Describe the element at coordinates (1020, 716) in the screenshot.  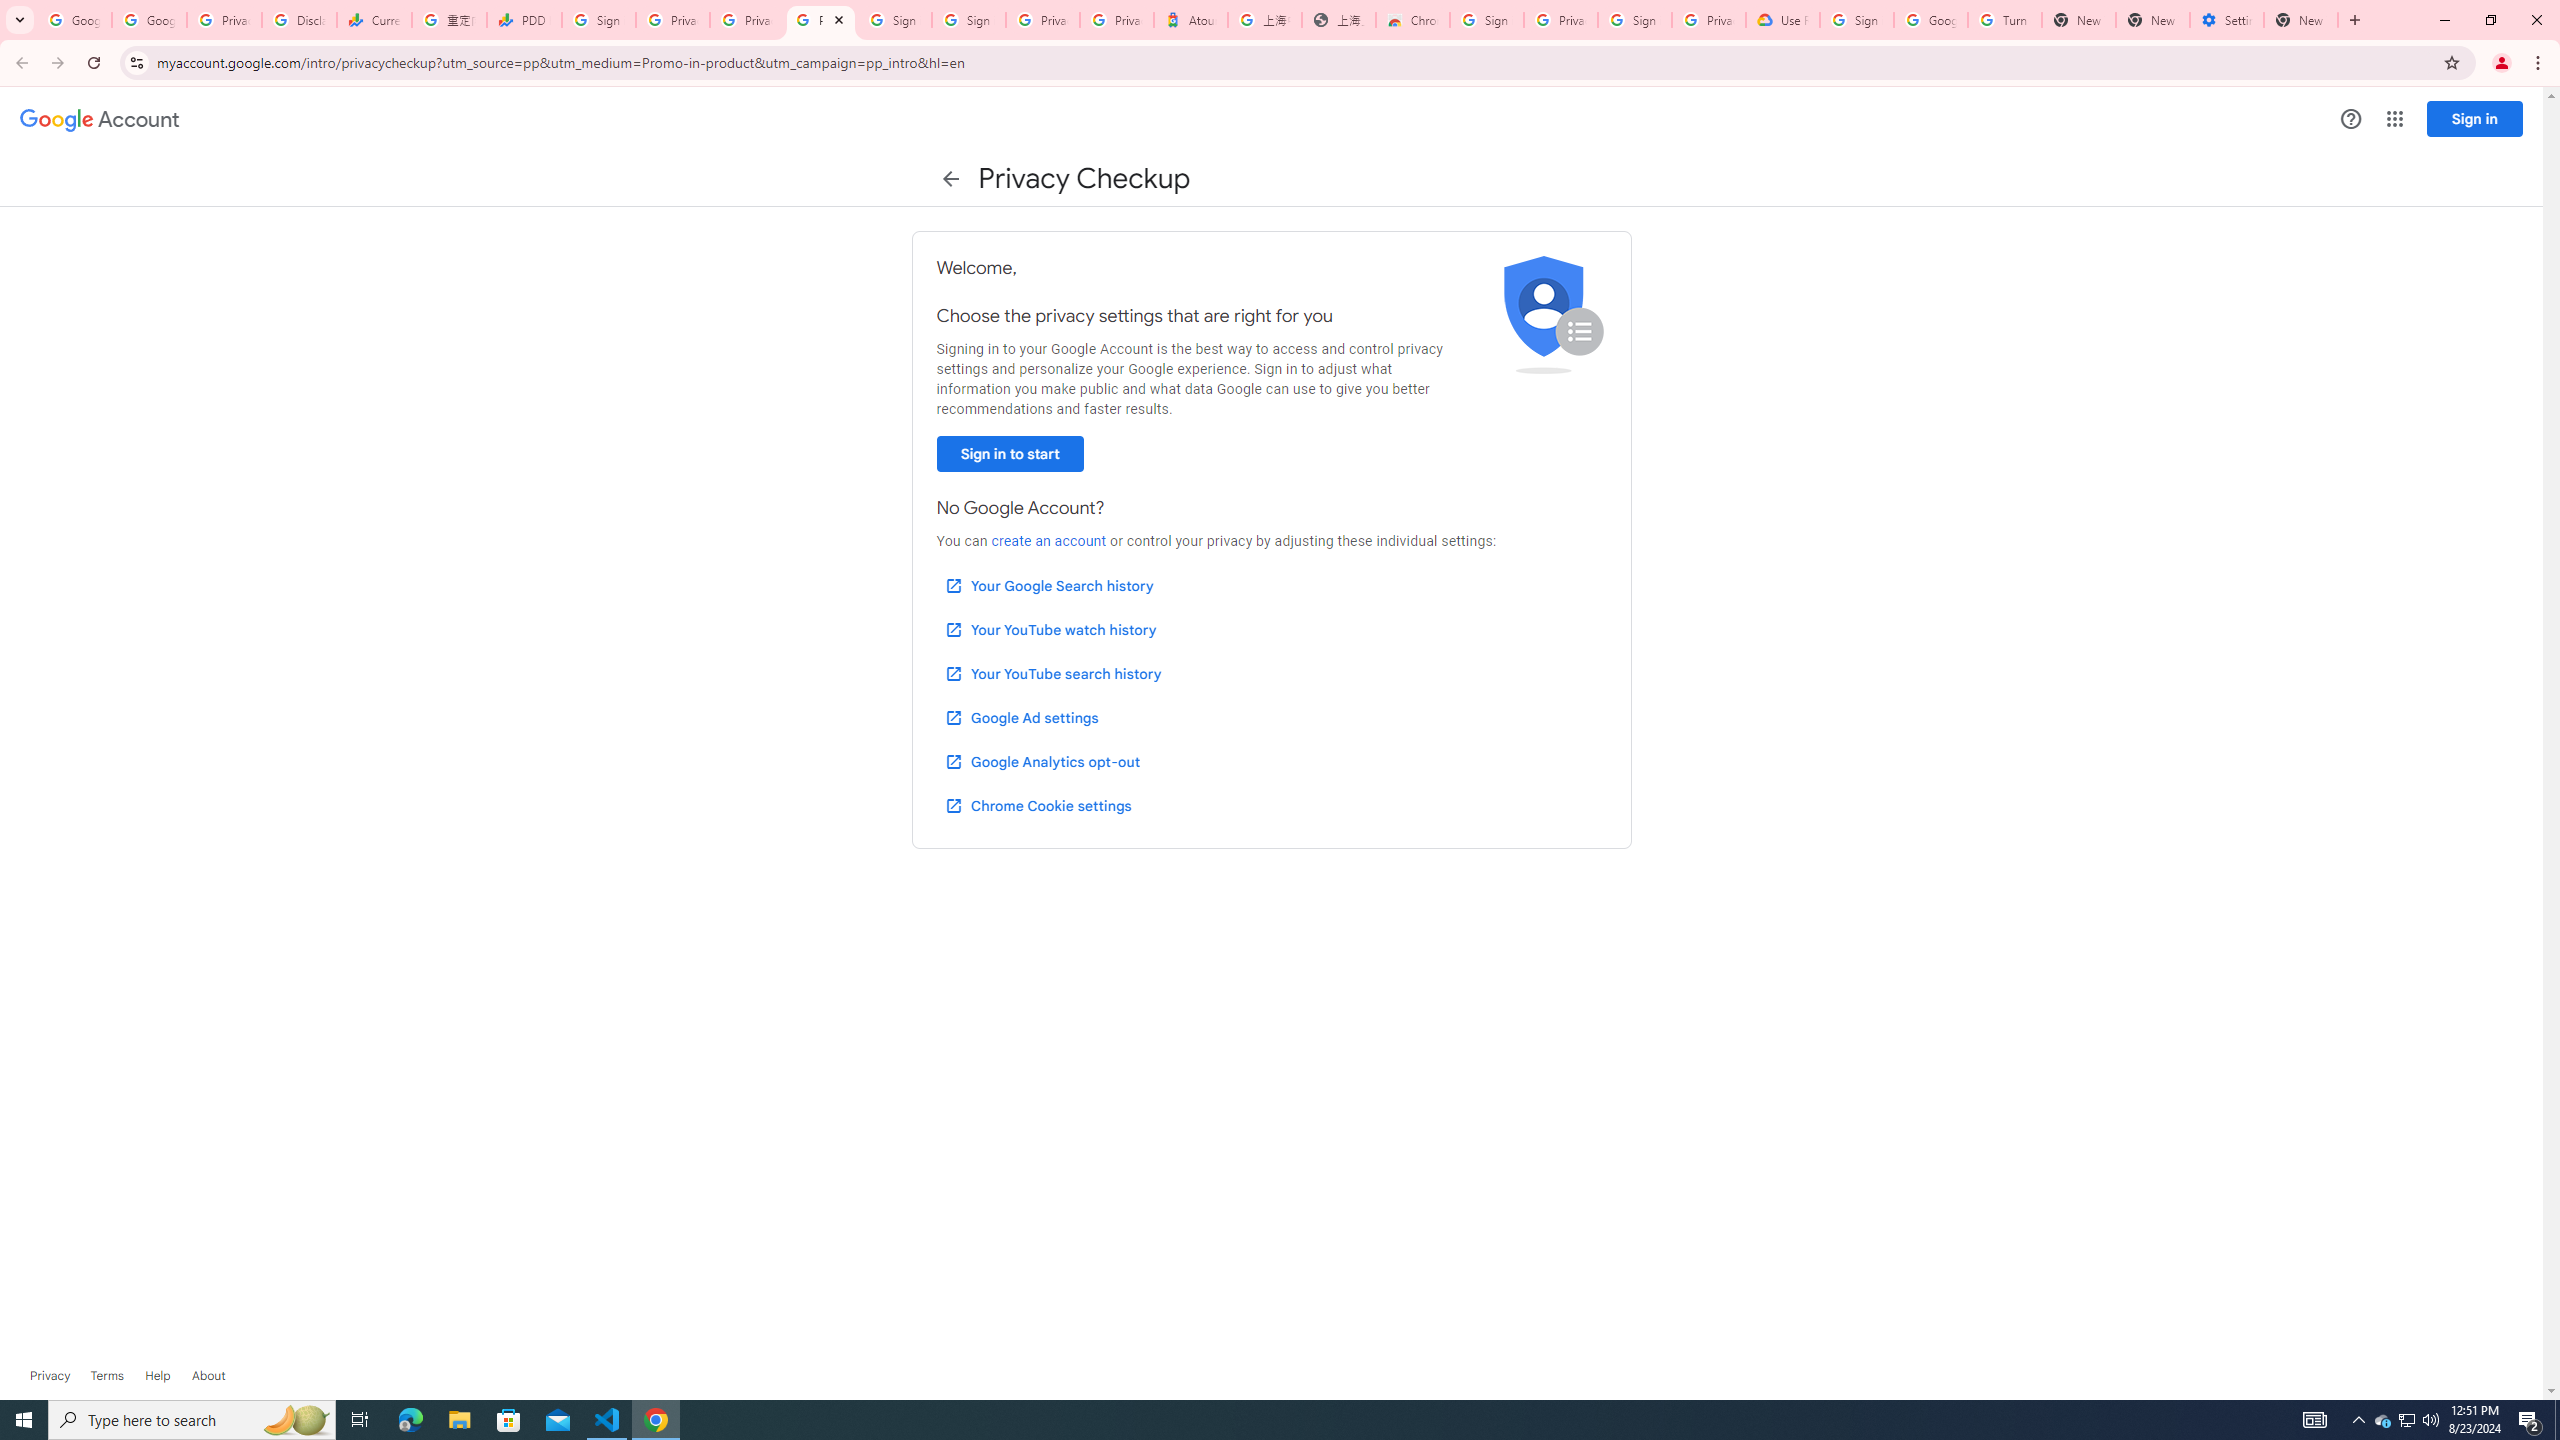
I see `'Google Ad settings'` at that location.